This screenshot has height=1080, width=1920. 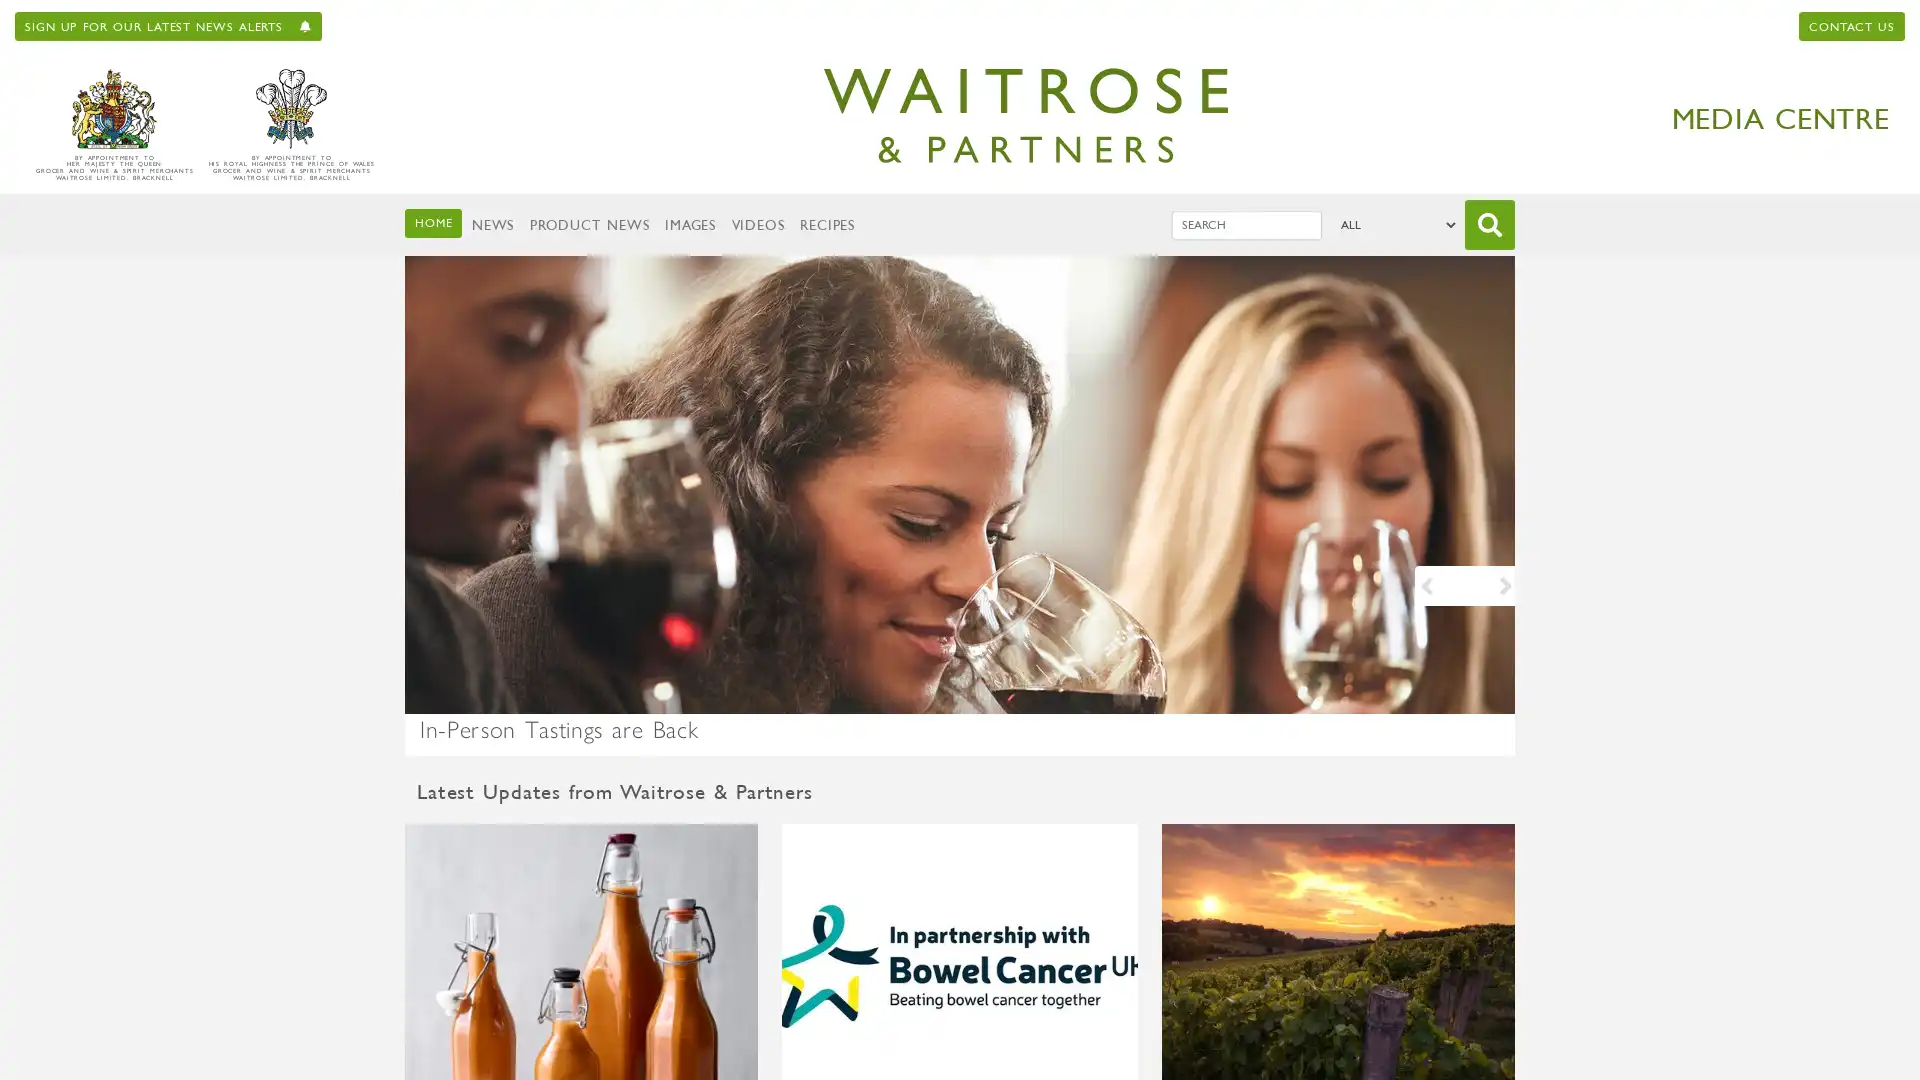 I want to click on SIGN UP FOR OUR LATEST NEWS ALERTS, so click(x=168, y=26).